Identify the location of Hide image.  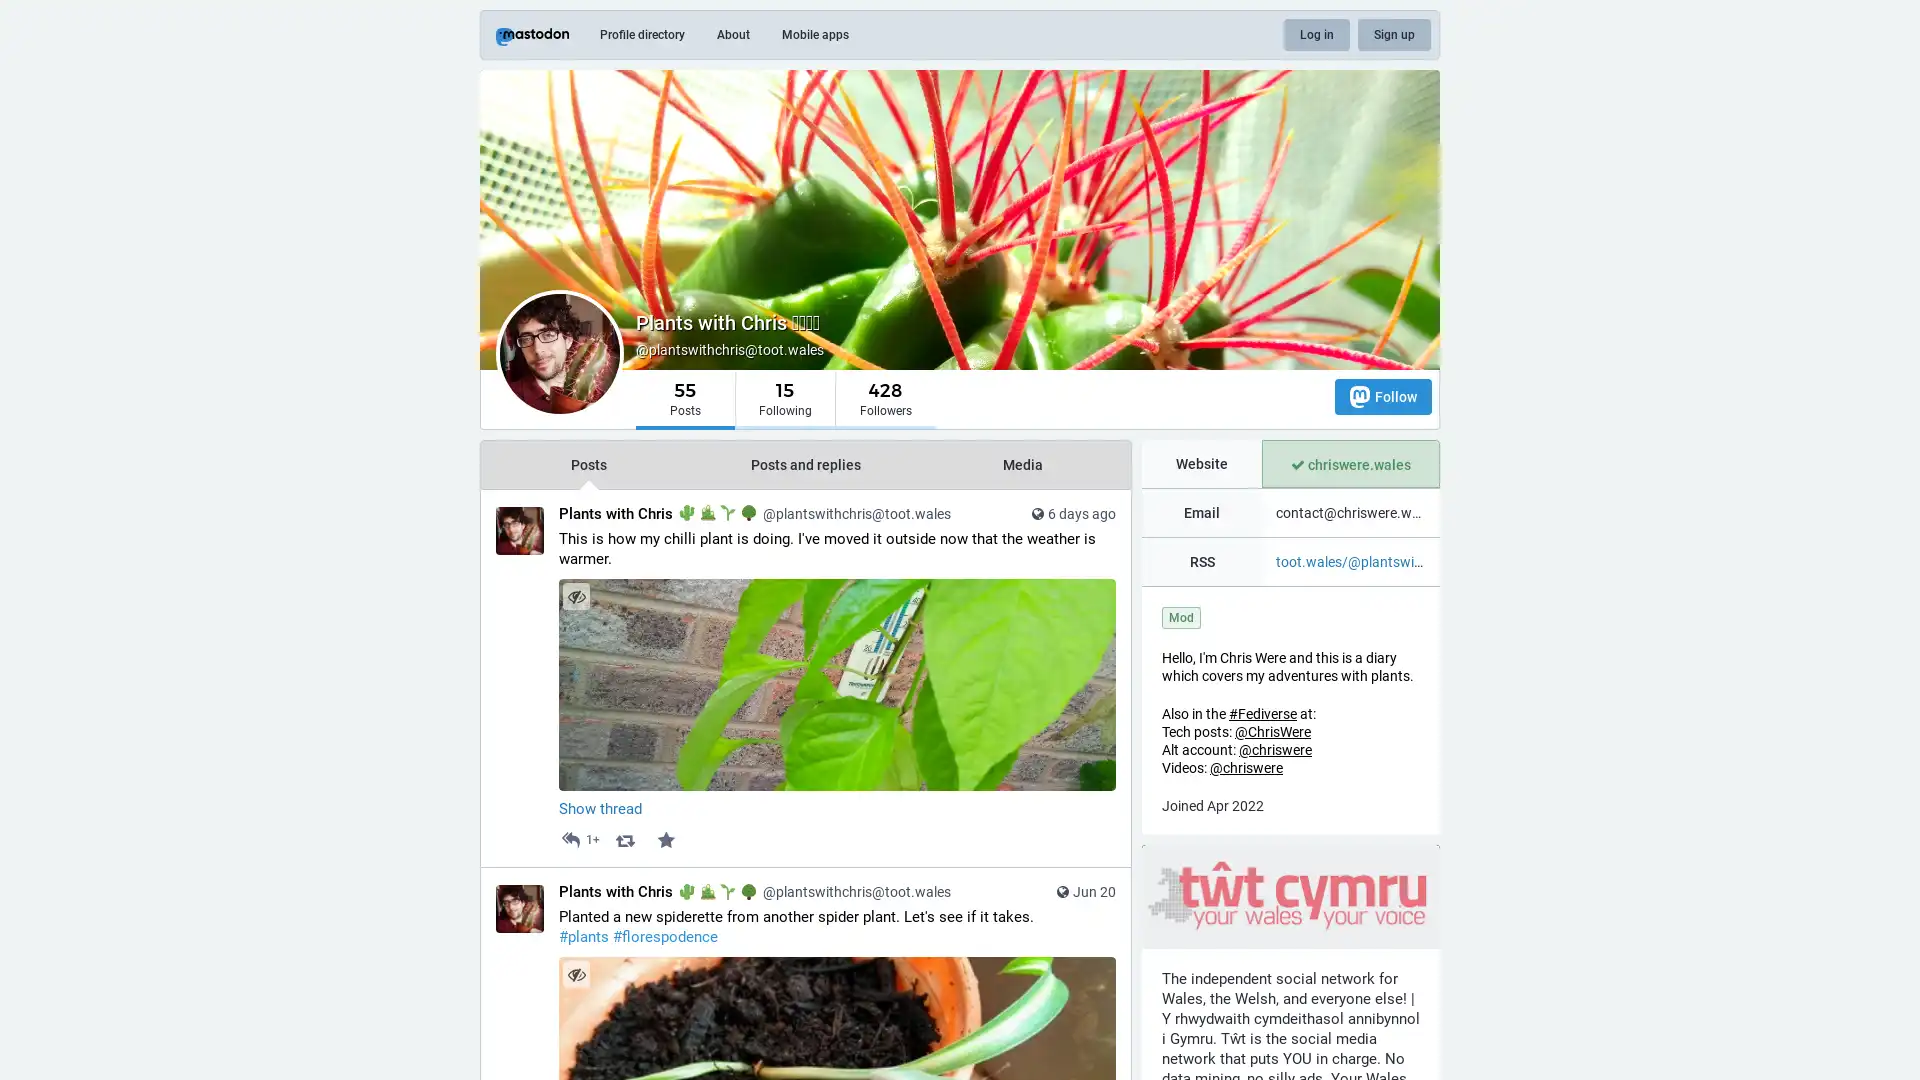
(575, 595).